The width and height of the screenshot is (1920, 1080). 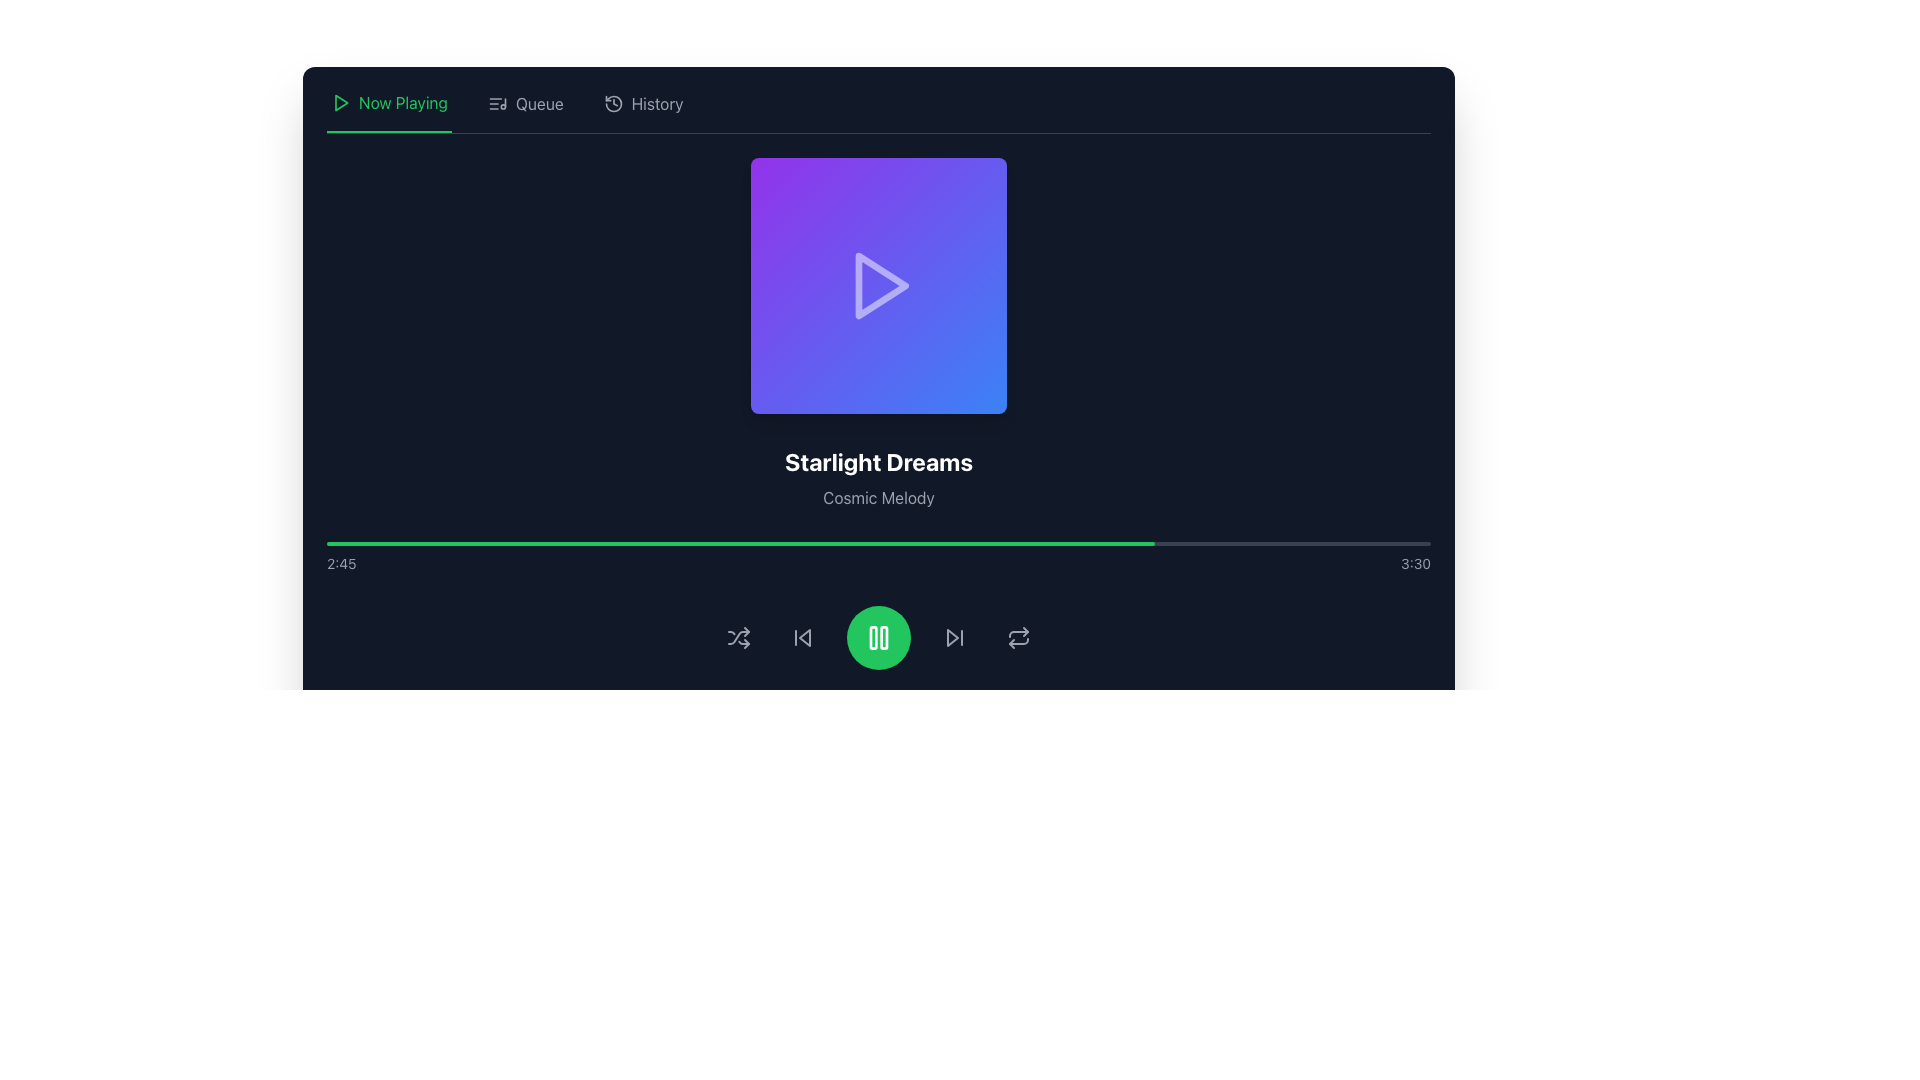 What do you see at coordinates (1374, 543) in the screenshot?
I see `the progress bar` at bounding box center [1374, 543].